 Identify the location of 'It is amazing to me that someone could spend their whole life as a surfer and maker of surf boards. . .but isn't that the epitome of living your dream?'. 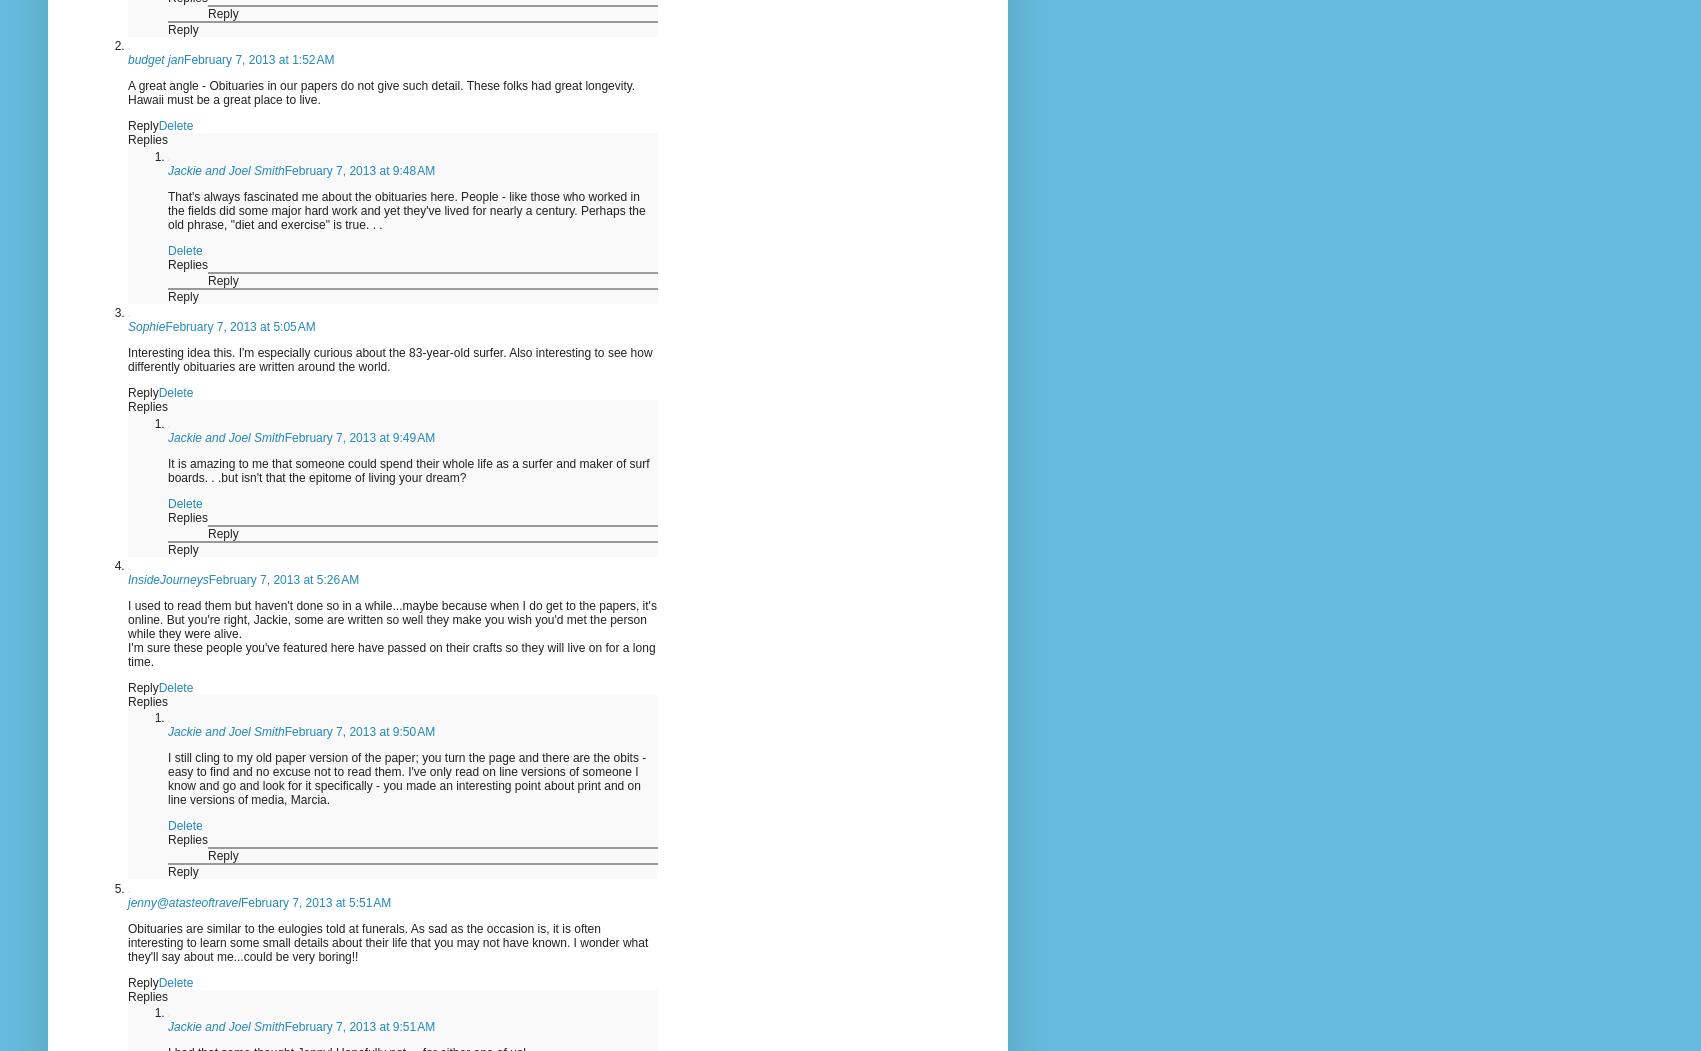
(167, 469).